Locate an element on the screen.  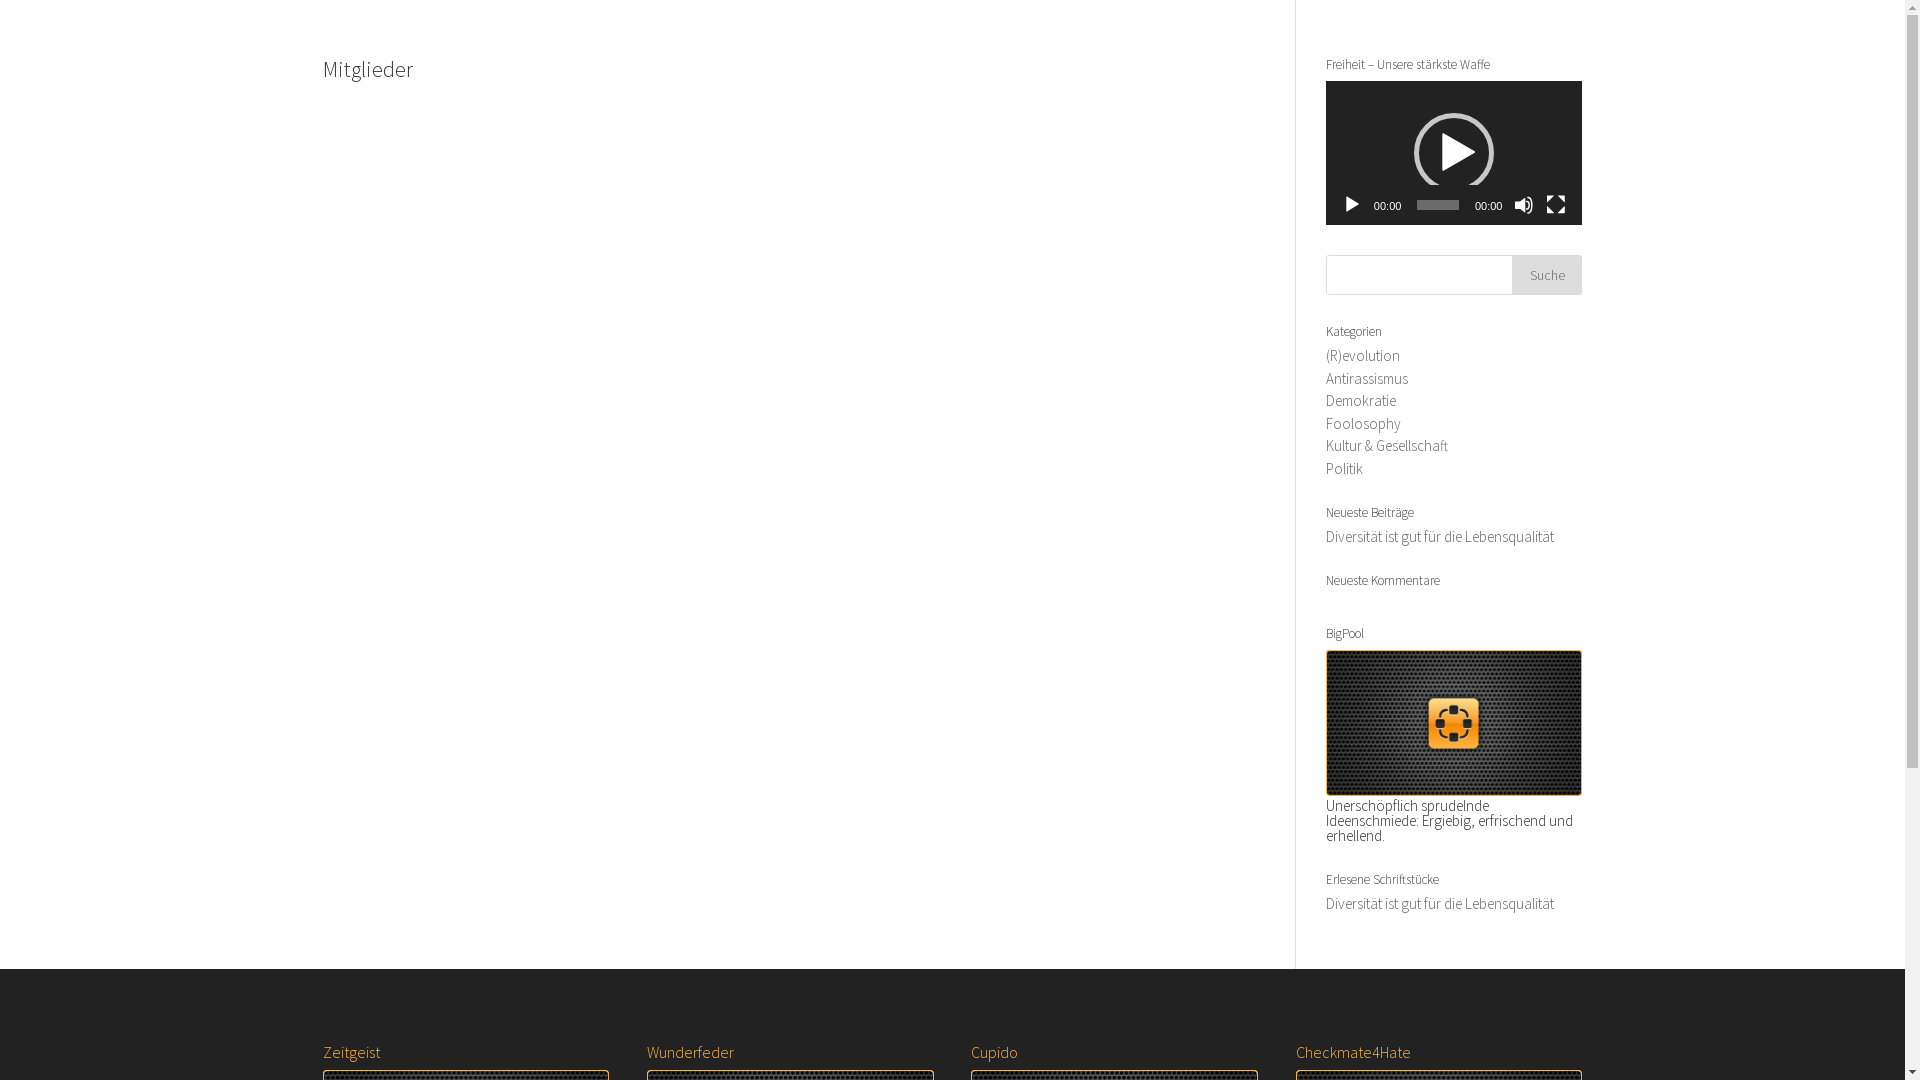
'Foolosophy' is located at coordinates (1325, 422).